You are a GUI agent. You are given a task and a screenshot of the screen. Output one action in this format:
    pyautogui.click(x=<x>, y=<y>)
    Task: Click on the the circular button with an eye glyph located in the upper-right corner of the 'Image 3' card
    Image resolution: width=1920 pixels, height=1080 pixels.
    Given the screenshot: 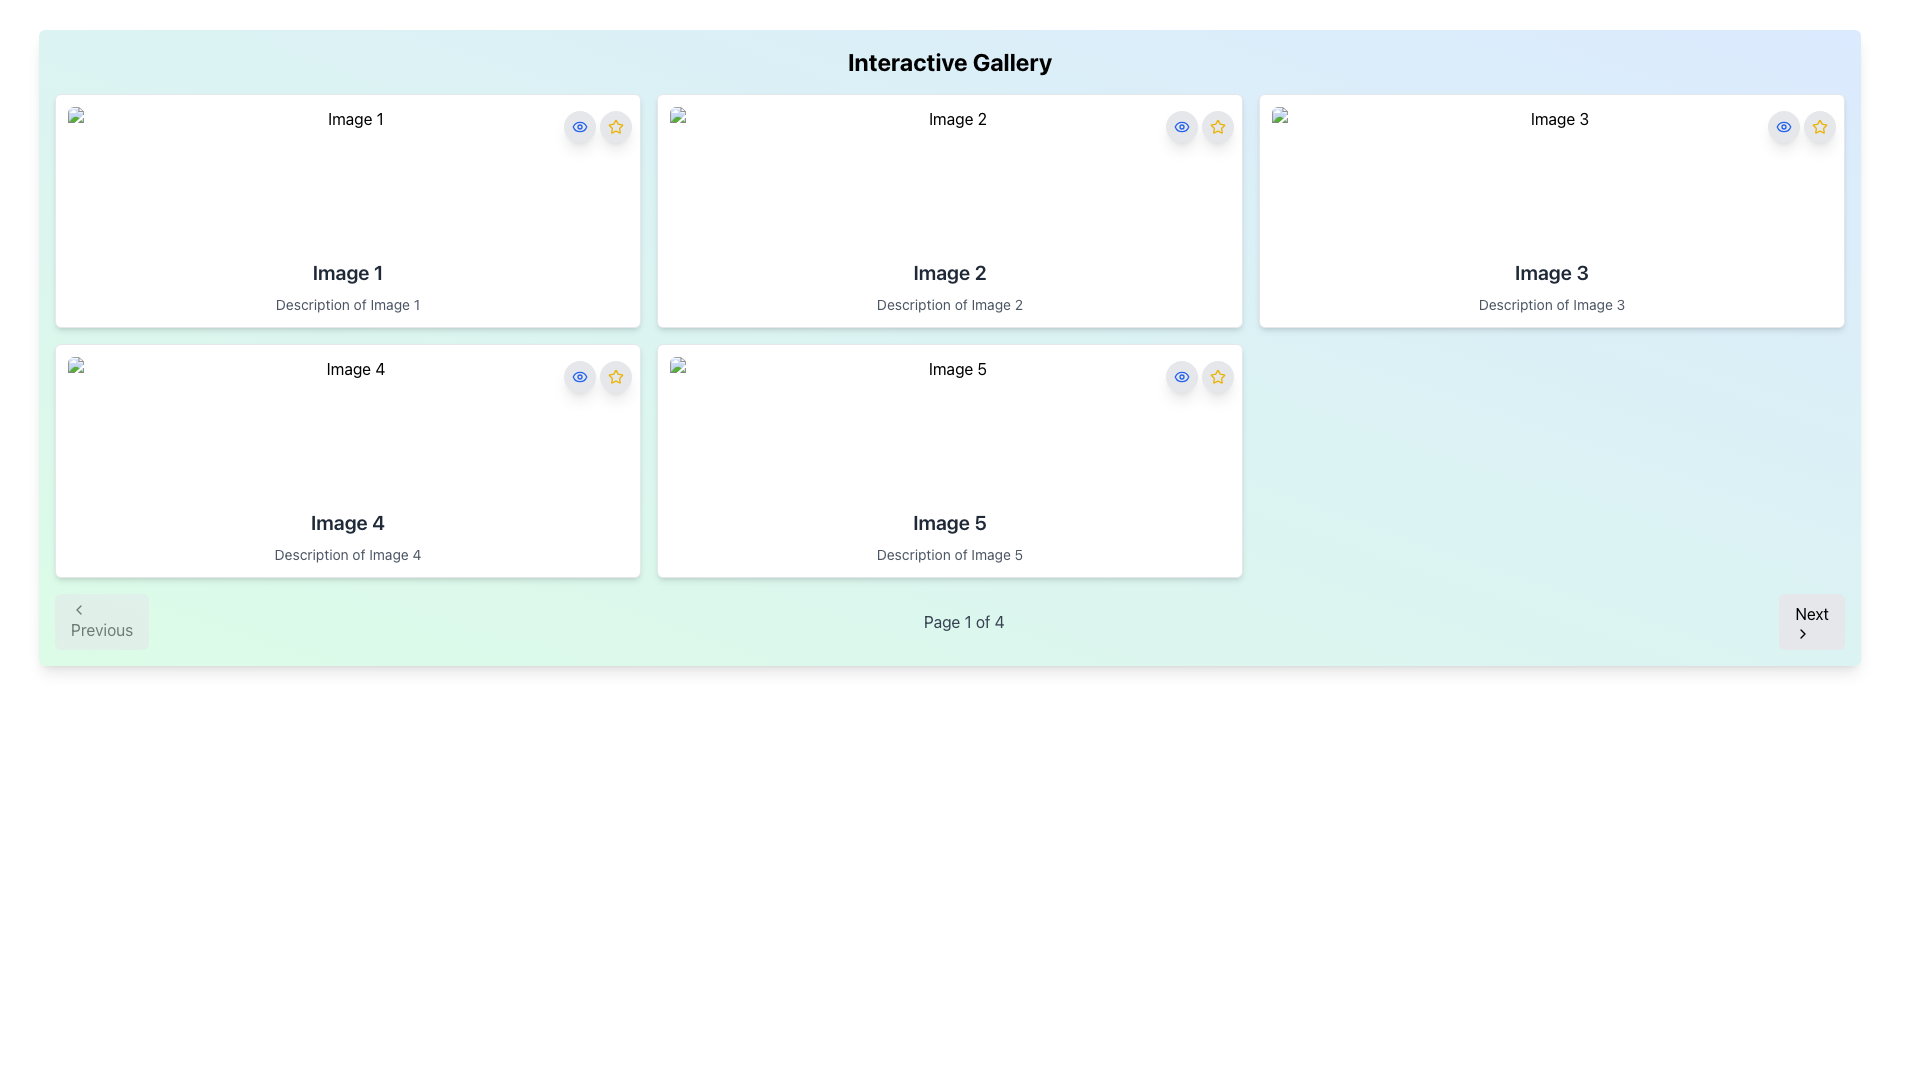 What is the action you would take?
    pyautogui.click(x=1784, y=127)
    